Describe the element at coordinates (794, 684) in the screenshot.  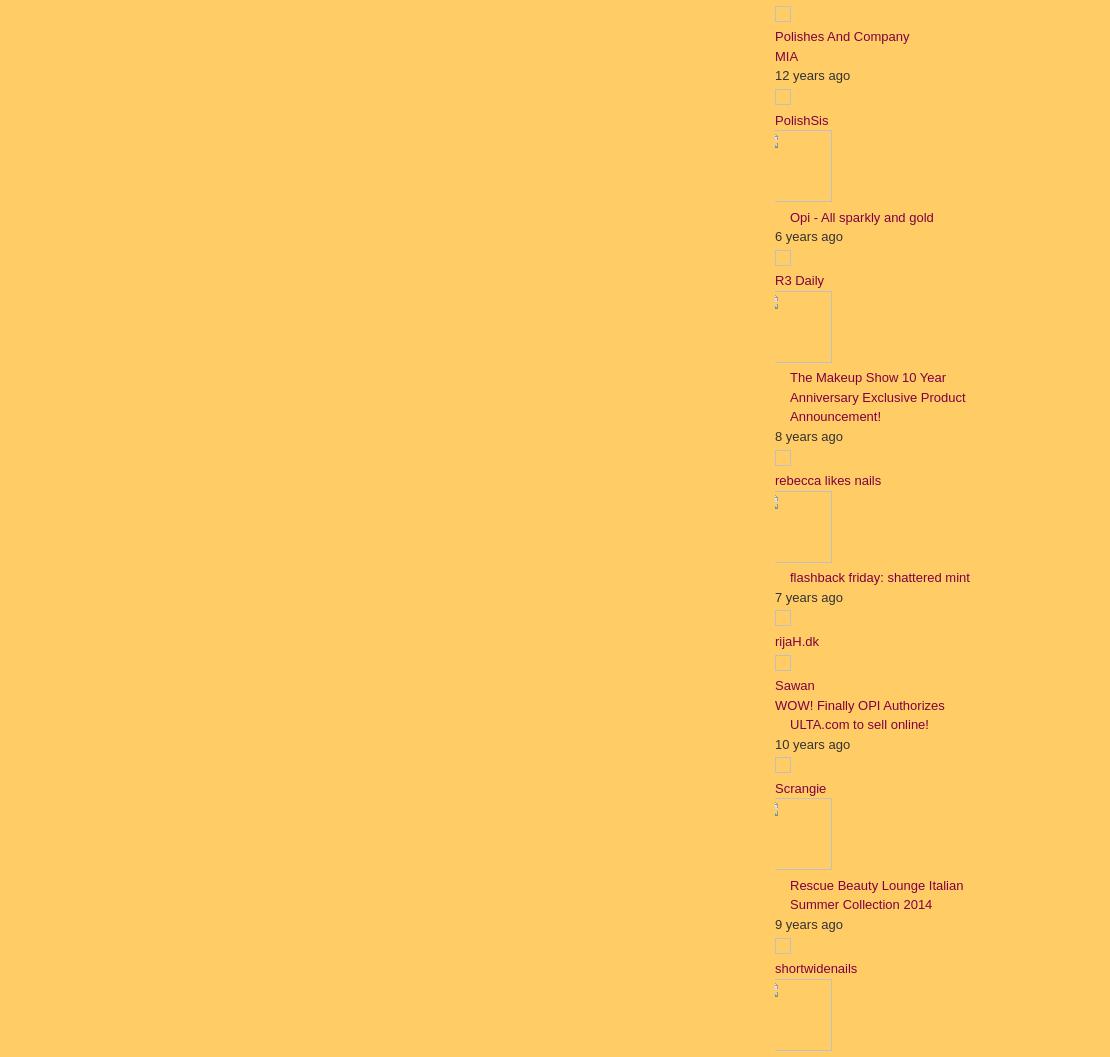
I see `'Sawan'` at that location.